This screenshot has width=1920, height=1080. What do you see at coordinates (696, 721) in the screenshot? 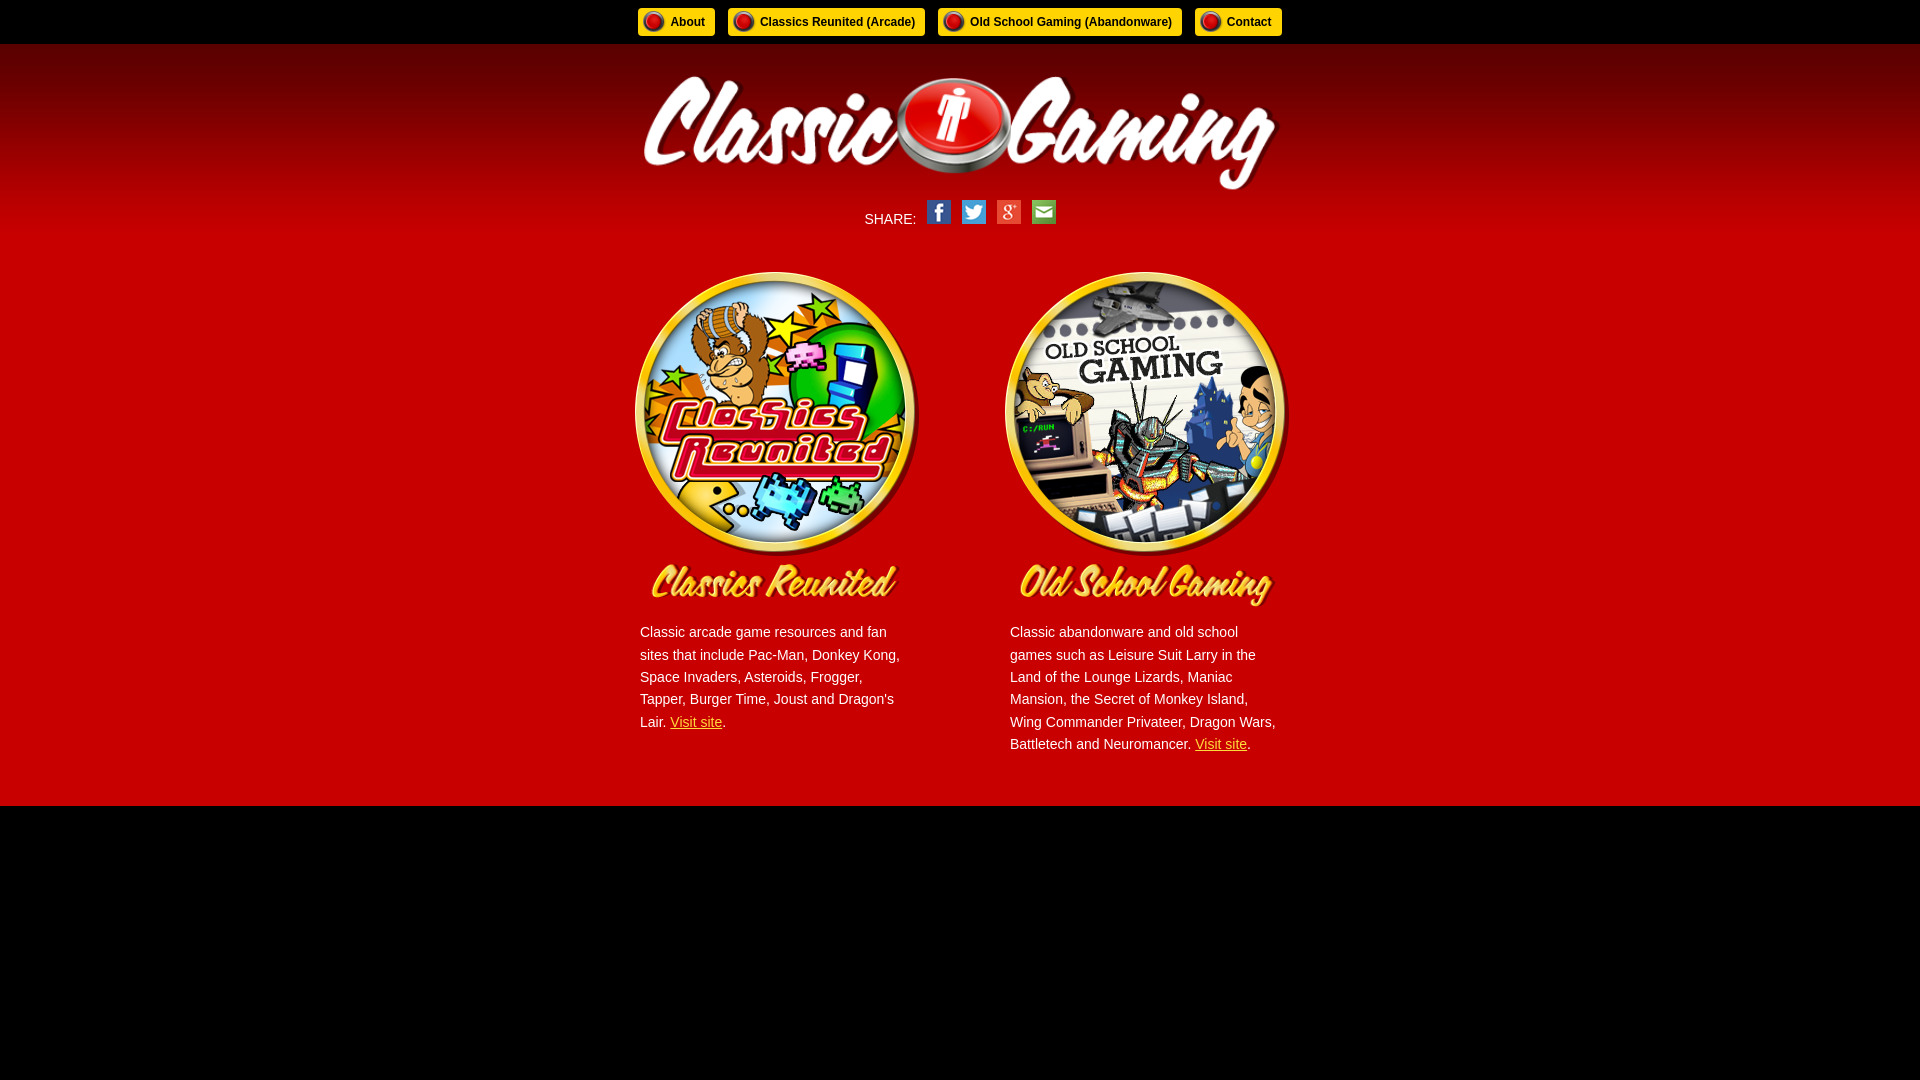
I see `'Visit site'` at bounding box center [696, 721].